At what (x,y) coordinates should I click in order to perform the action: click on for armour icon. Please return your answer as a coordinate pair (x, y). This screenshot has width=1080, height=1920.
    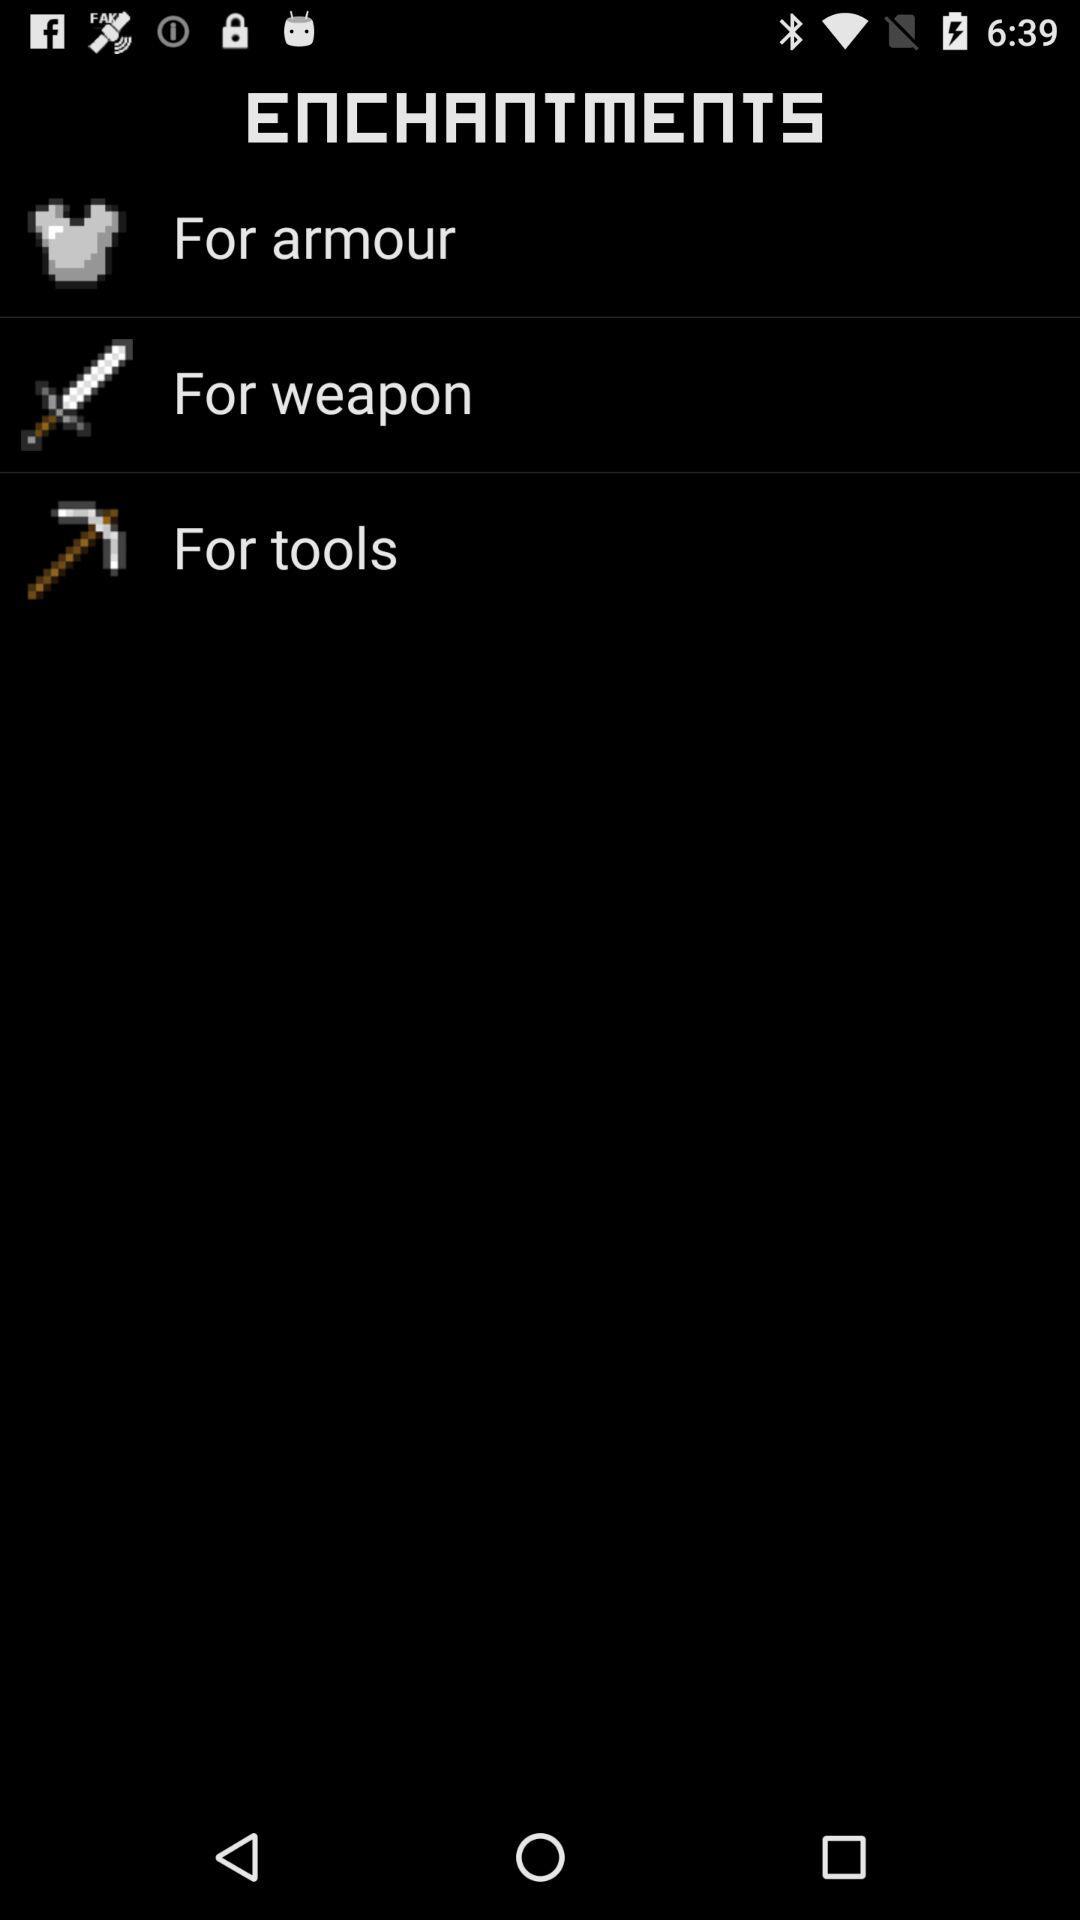
    Looking at the image, I should click on (314, 235).